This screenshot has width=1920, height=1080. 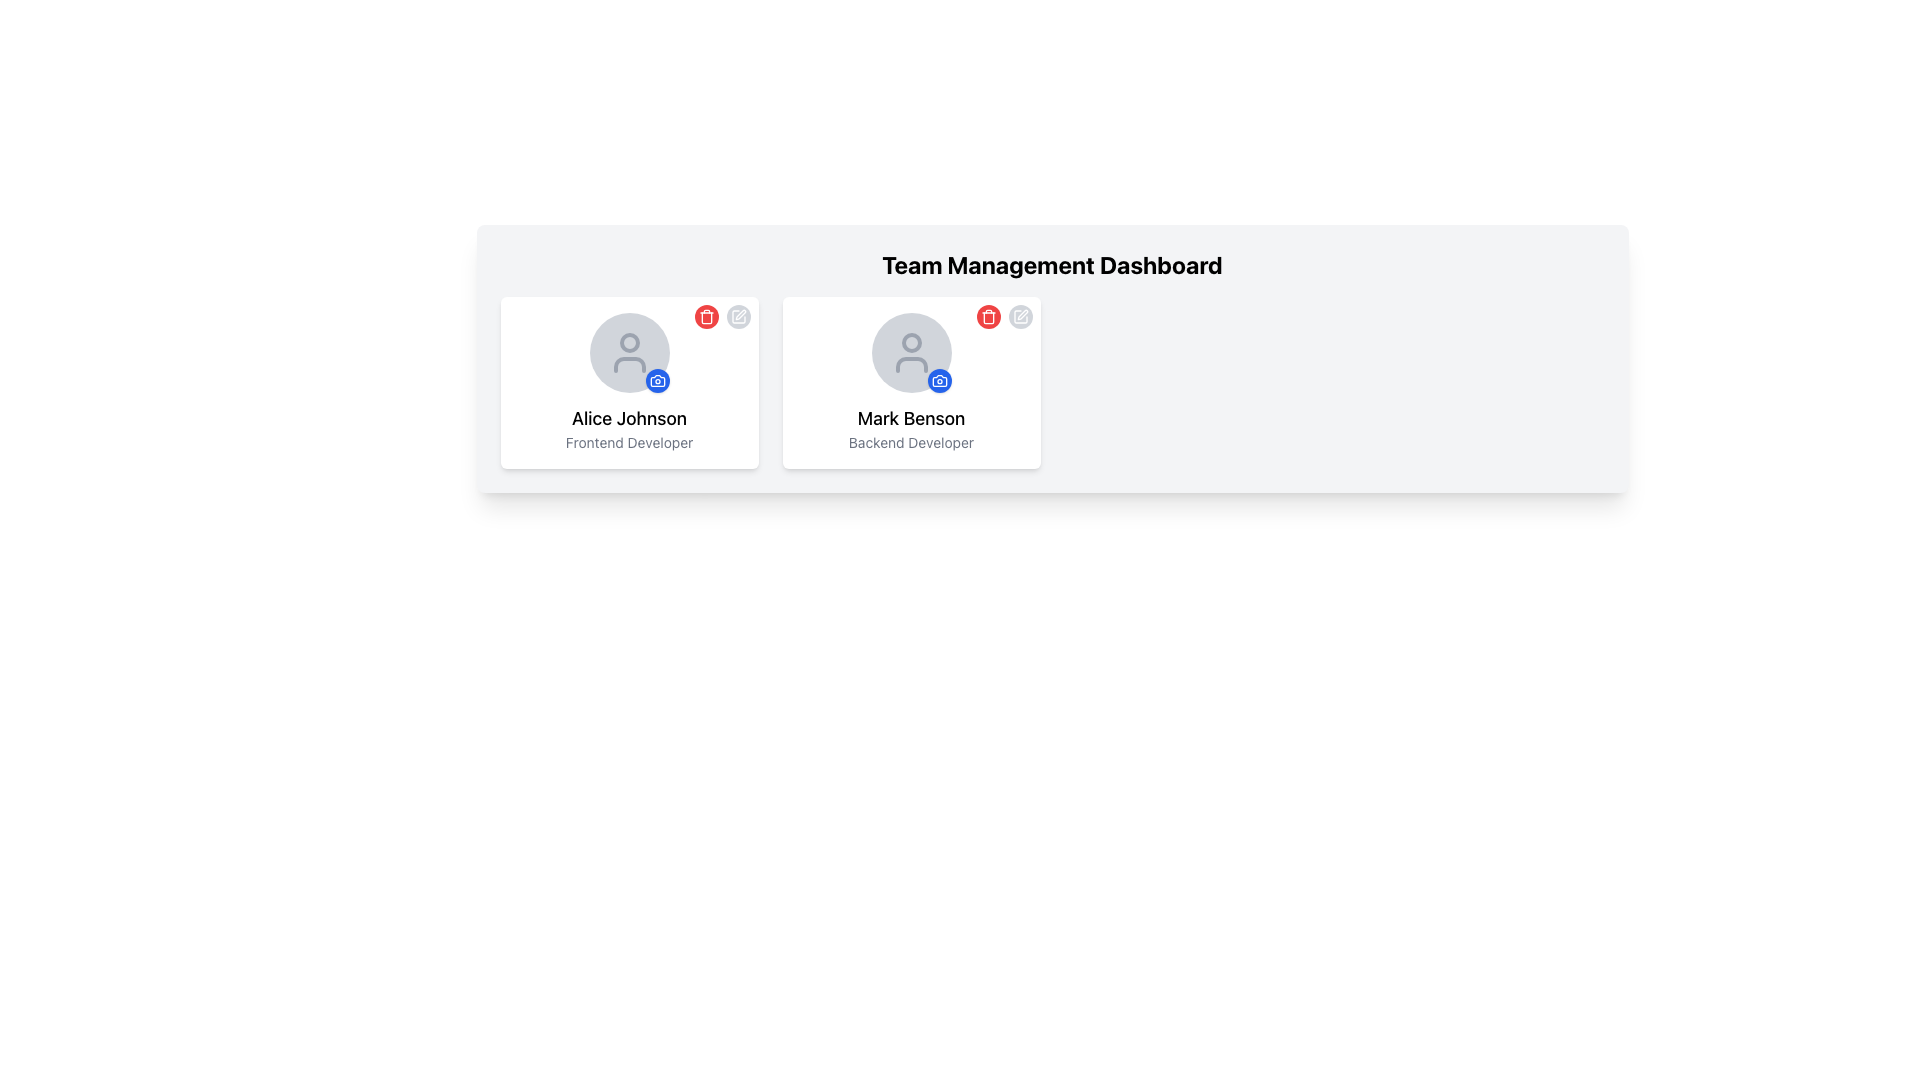 I want to click on the text element that displays the role or position of the individual associated with the card labeled 'Alice Johnson', which is located at the bottom of the card and centered horizontally, so click(x=628, y=442).